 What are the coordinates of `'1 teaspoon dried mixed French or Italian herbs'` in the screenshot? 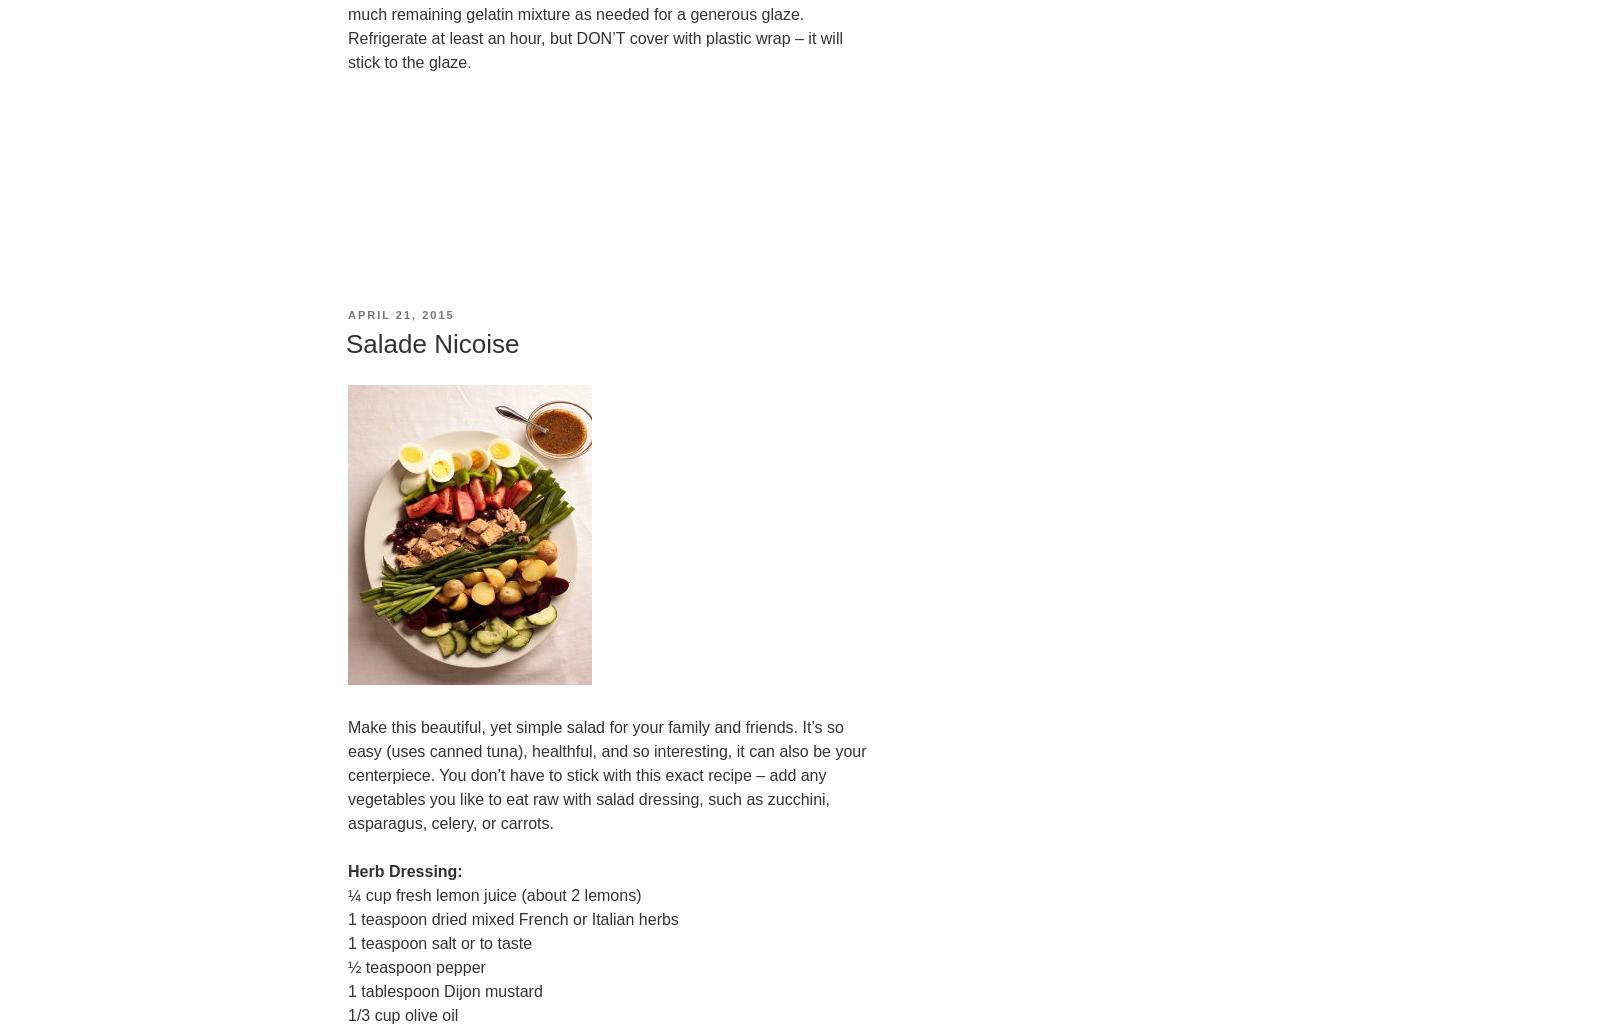 It's located at (511, 919).